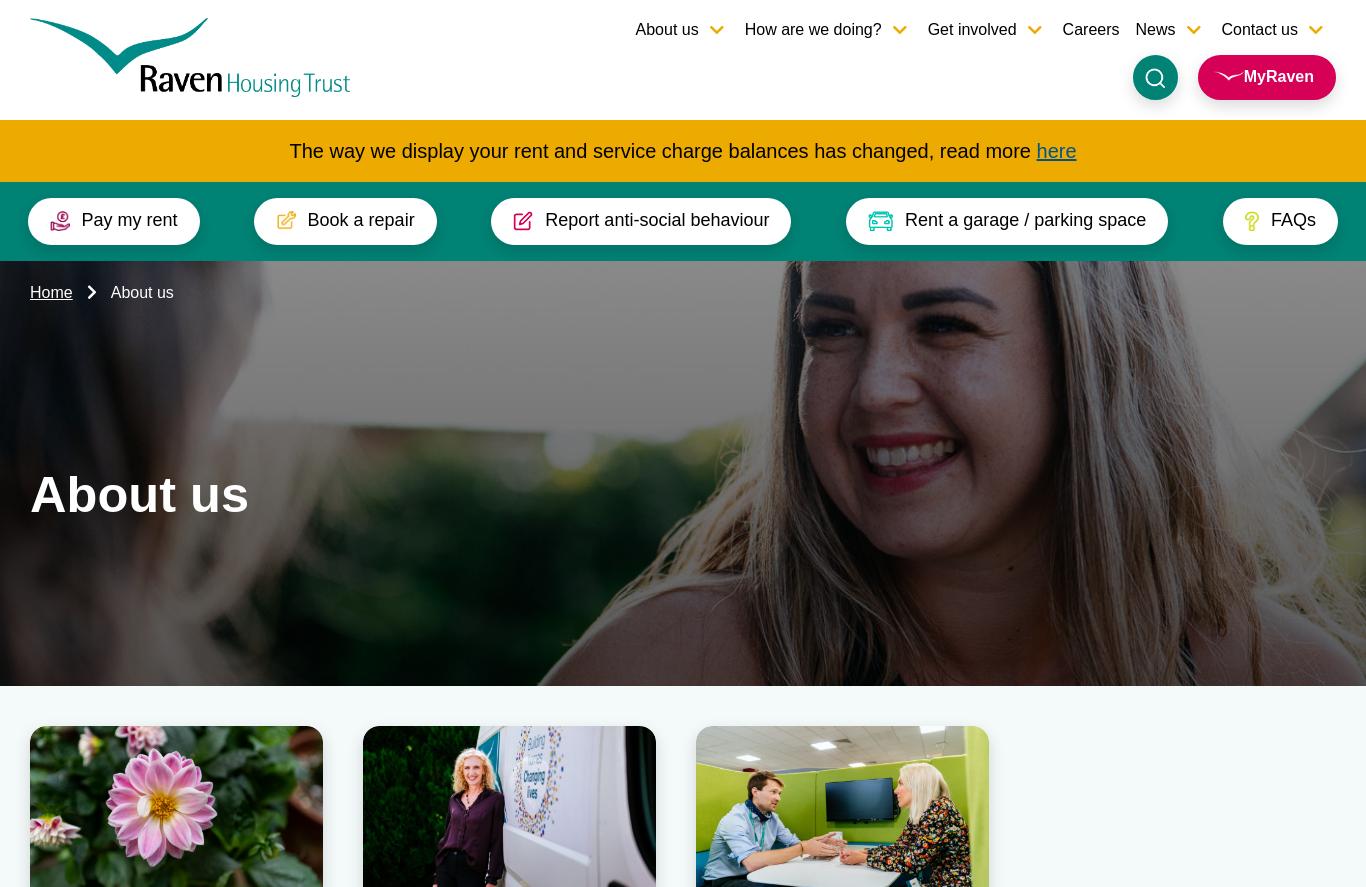  I want to click on 'We use cookies to enable us to provide the very best user experience. Cookies help the website to function and to track how you interact with the site. By continuing to browse you are agreeing to our use of necessary cookies. You may disable these by changing your browser settings, but this may affect how the website functions - see Cookies policy for instructions. Here's our', so click(274, 801).